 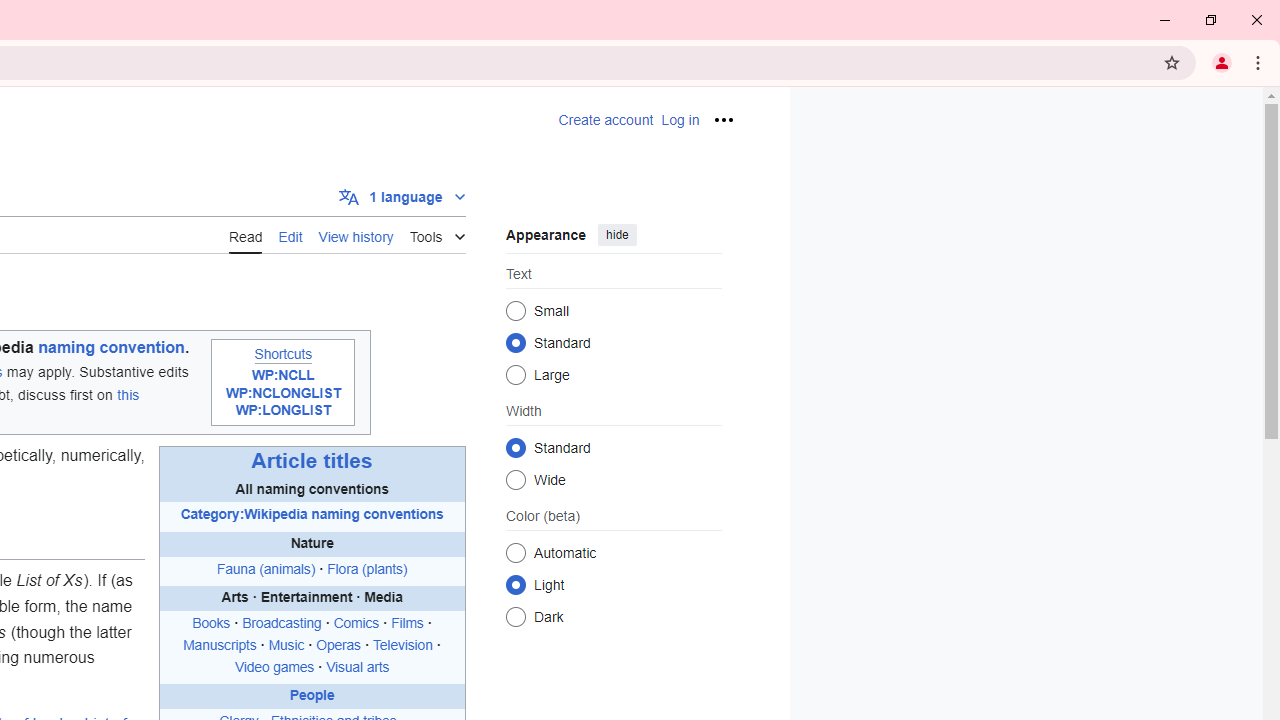 What do you see at coordinates (515, 310) in the screenshot?
I see `'Small'` at bounding box center [515, 310].